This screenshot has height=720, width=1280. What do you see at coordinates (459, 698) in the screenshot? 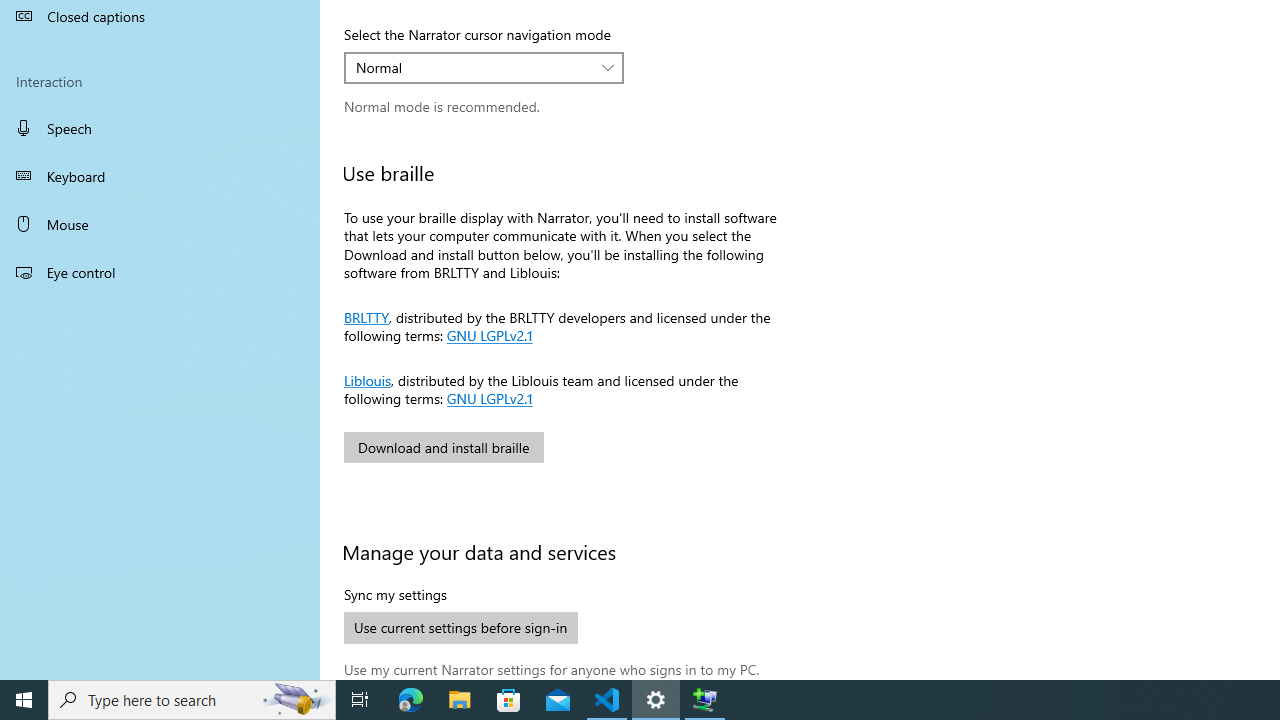
I see `'File Explorer'` at bounding box center [459, 698].